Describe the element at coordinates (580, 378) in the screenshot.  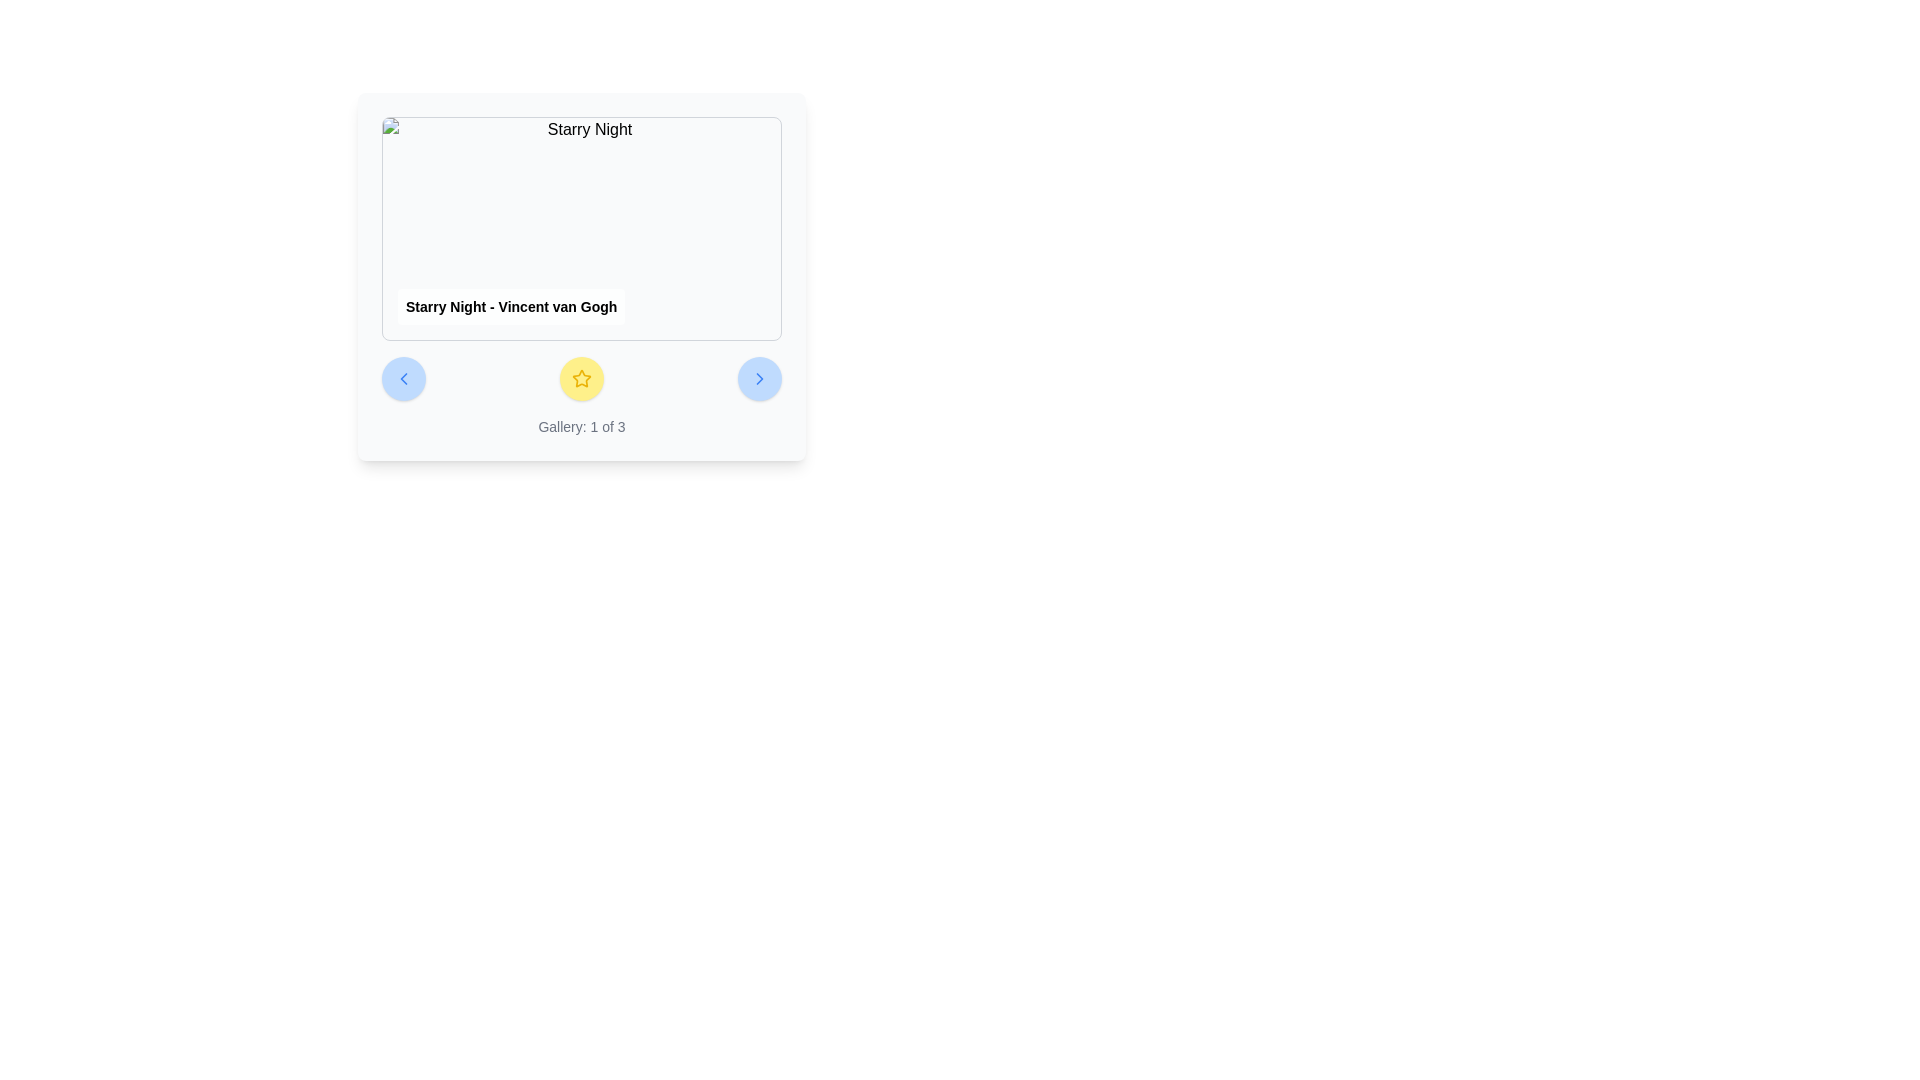
I see `the yellow circular button with a star icon located near the bottom center of the user interface` at that location.